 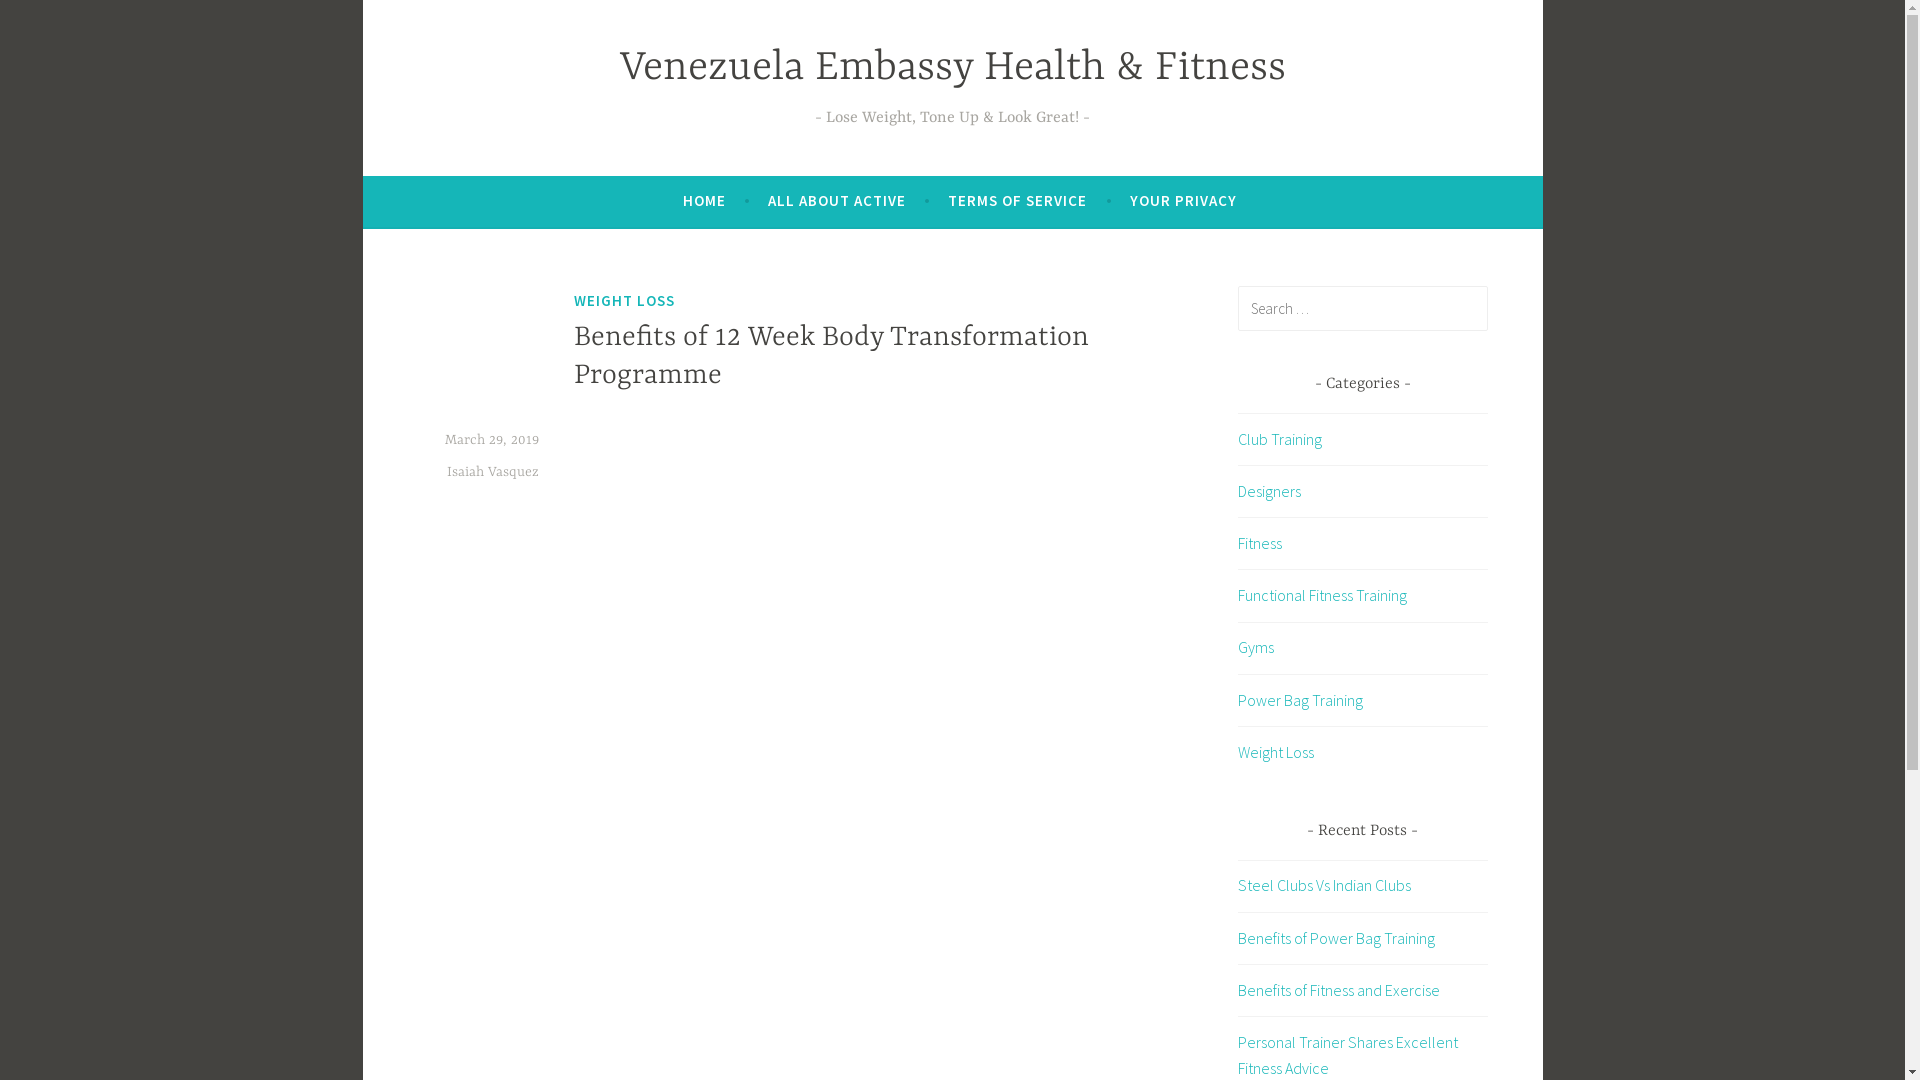 I want to click on 'Functional Fitness Training', so click(x=1322, y=593).